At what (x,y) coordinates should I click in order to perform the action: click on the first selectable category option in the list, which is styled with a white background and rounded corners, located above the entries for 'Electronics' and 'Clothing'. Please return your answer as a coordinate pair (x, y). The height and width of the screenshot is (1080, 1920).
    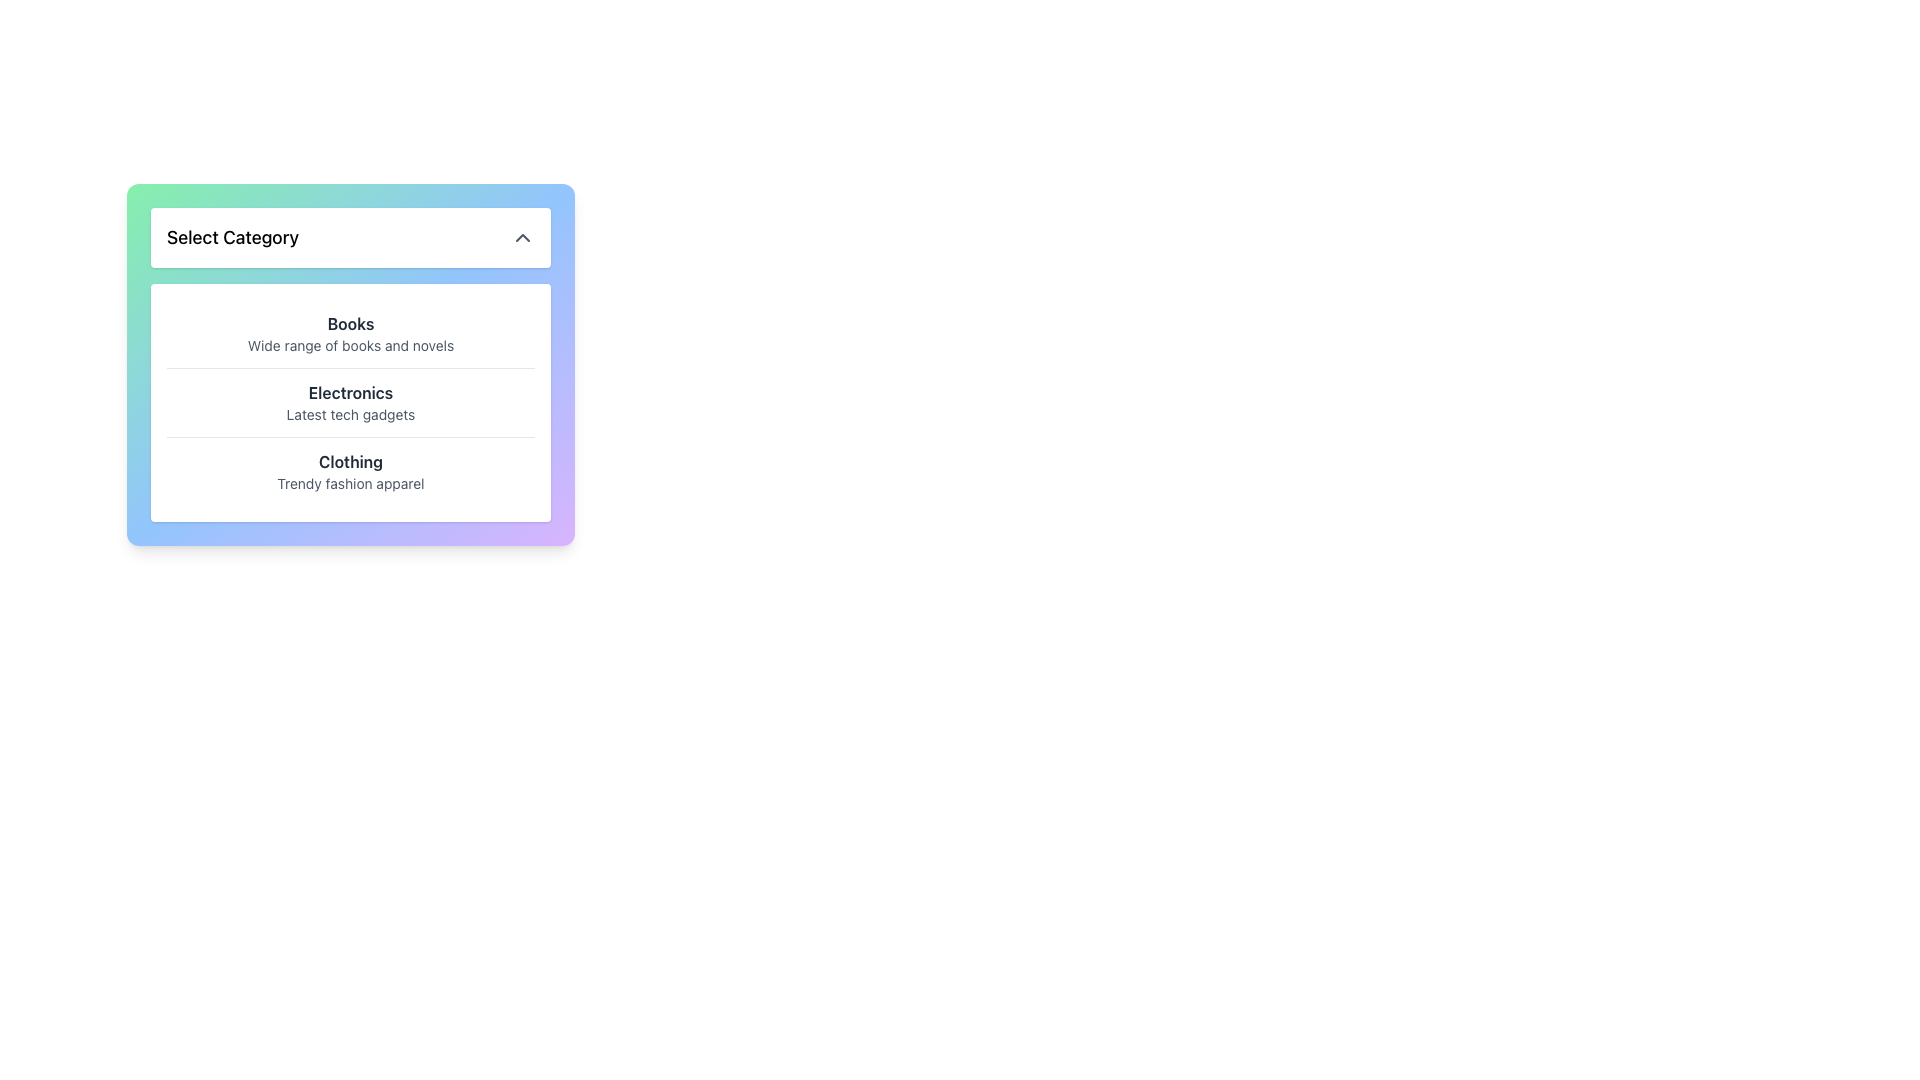
    Looking at the image, I should click on (350, 333).